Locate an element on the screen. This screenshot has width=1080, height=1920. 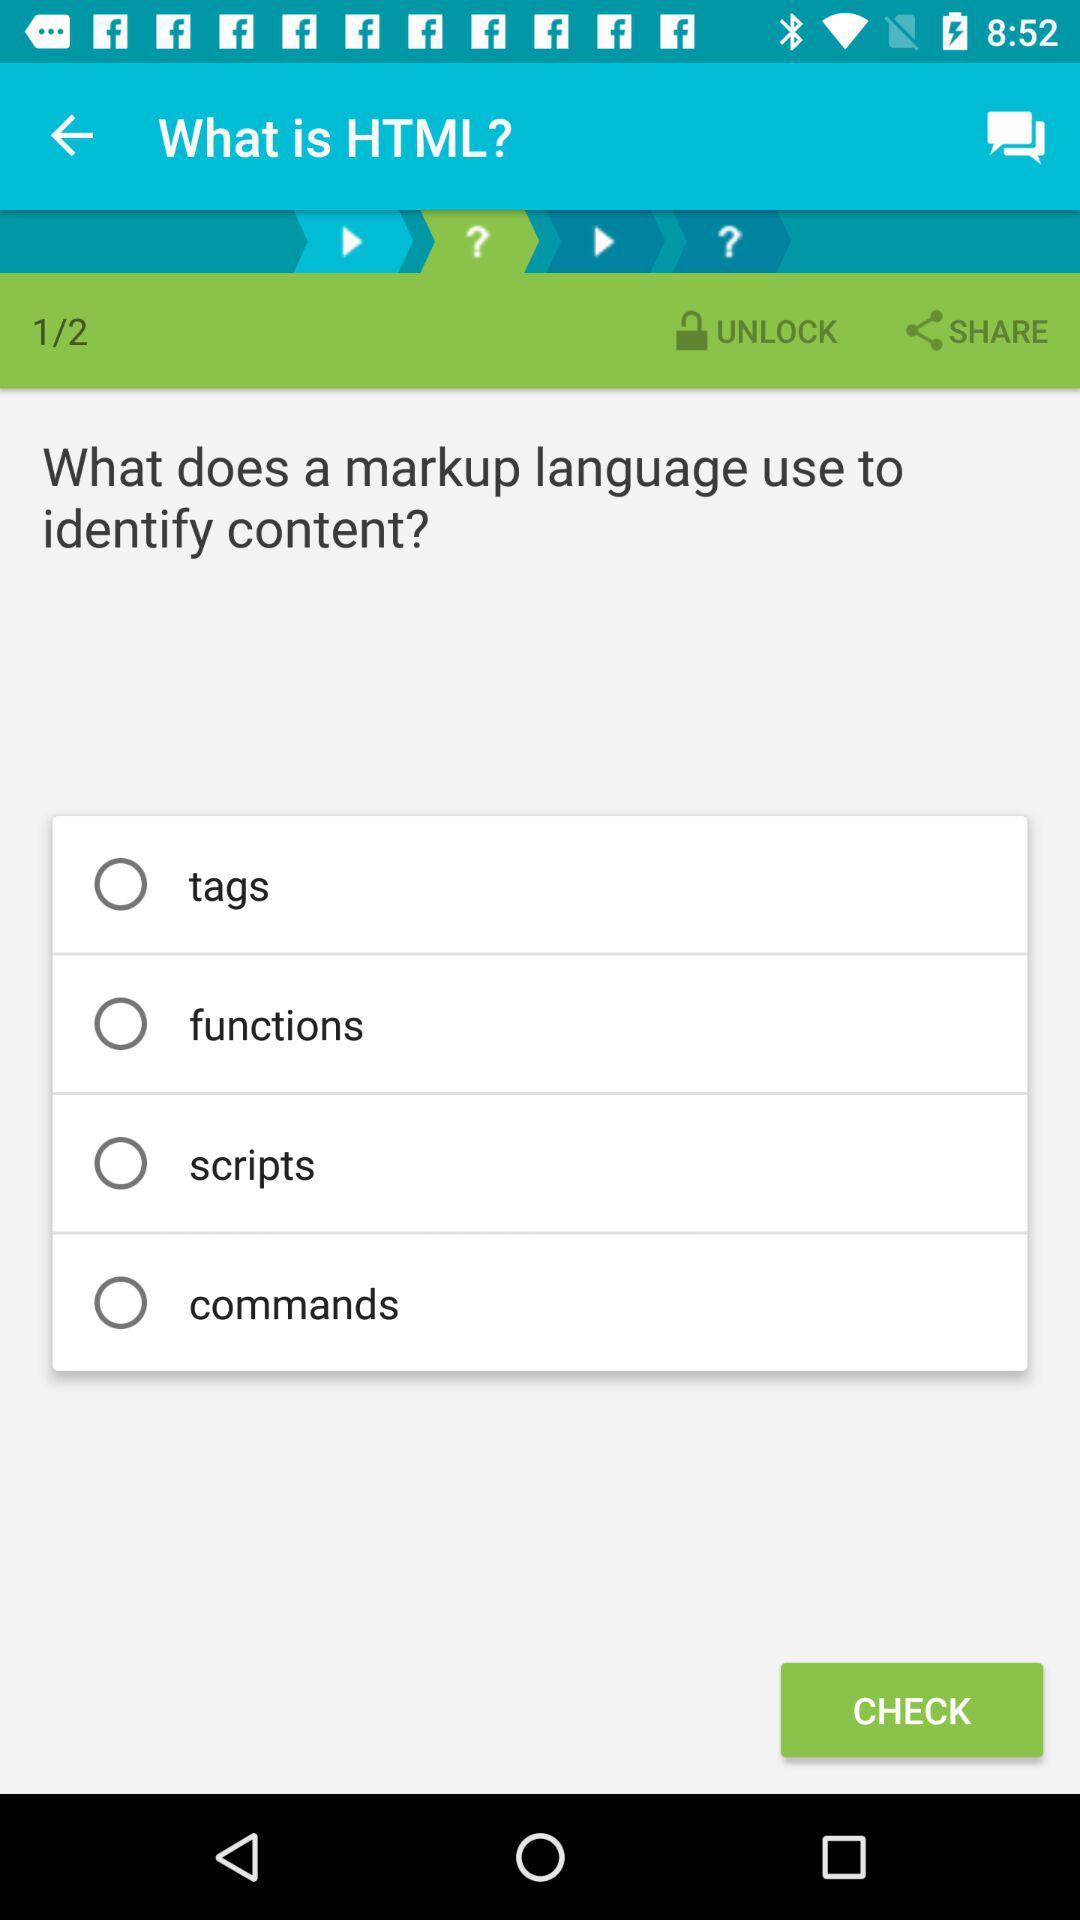
the next page is located at coordinates (350, 240).